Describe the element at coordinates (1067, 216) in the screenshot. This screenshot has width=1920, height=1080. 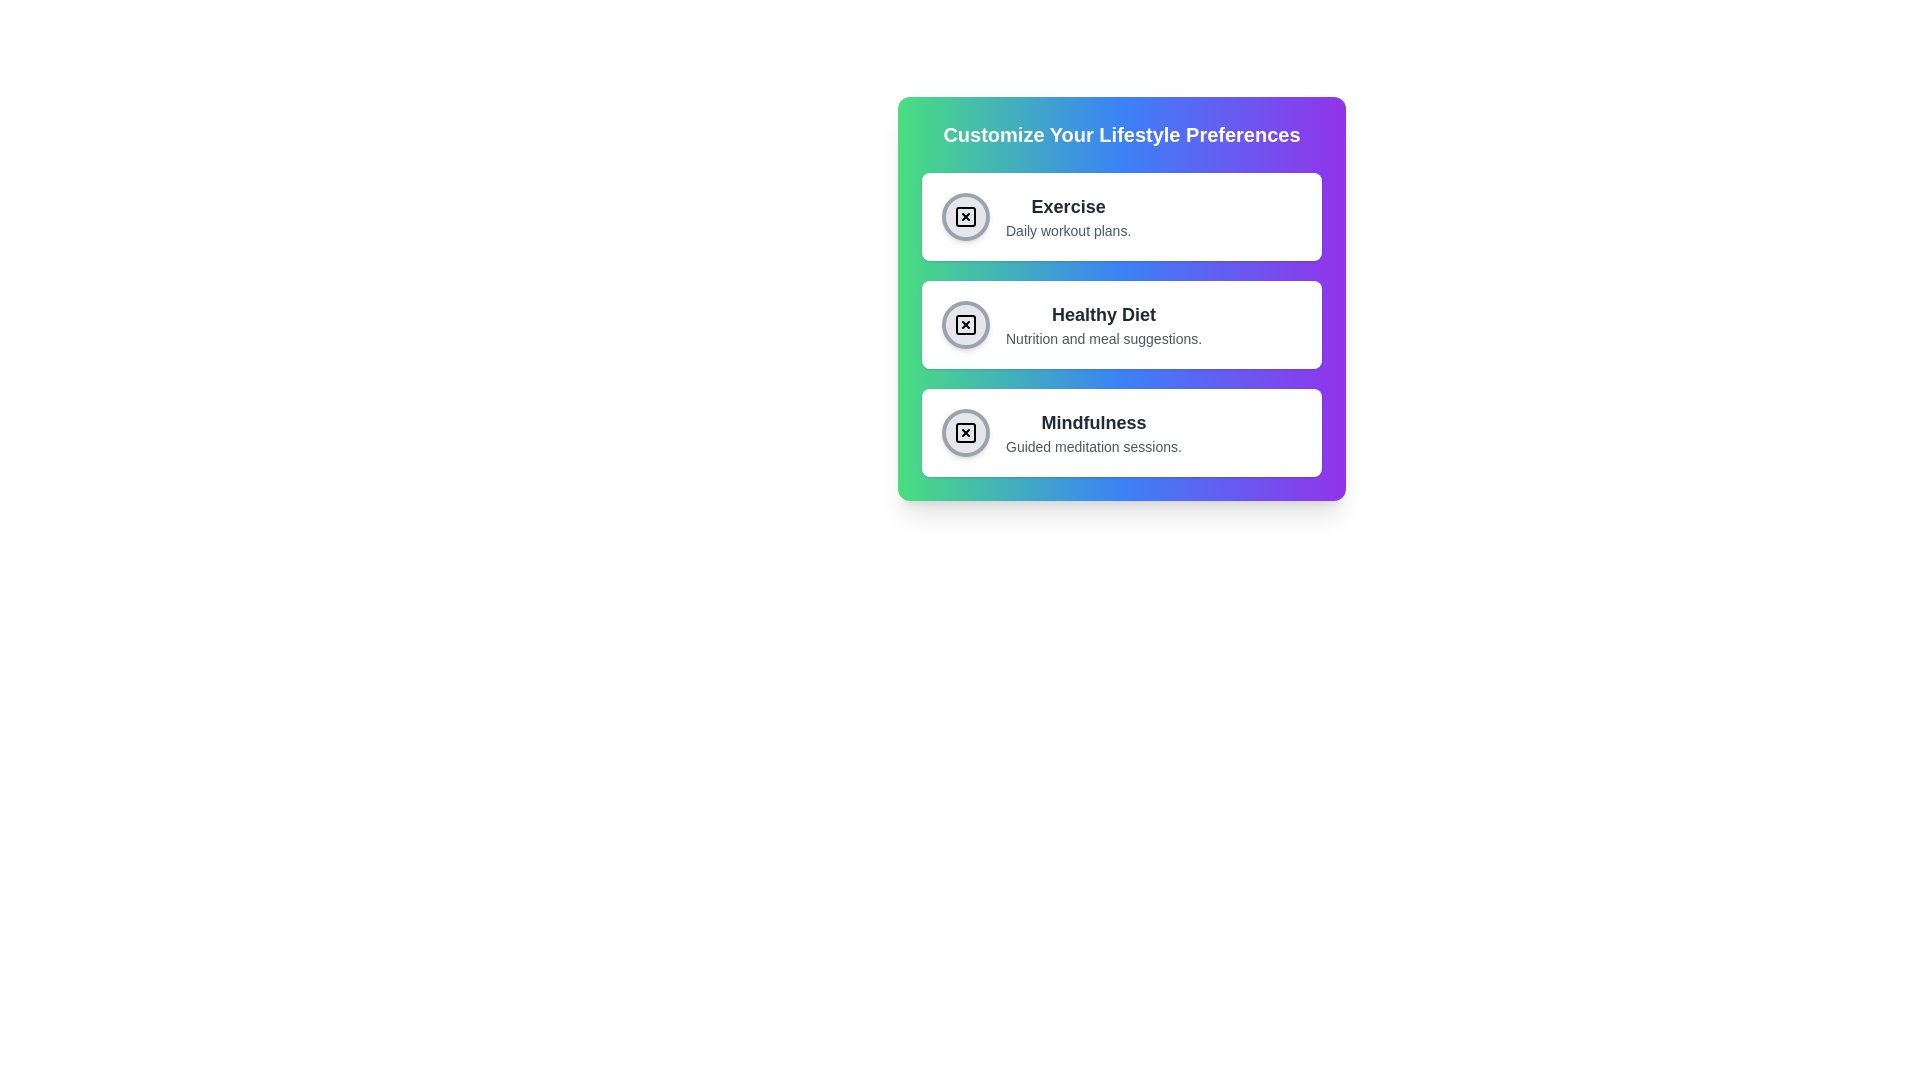
I see `the text block titled 'Exercise' which contains the subtitle 'Daily workout plans.' styled in contrasting grayscale tones, located in the topmost card of a vertically stacked list` at that location.